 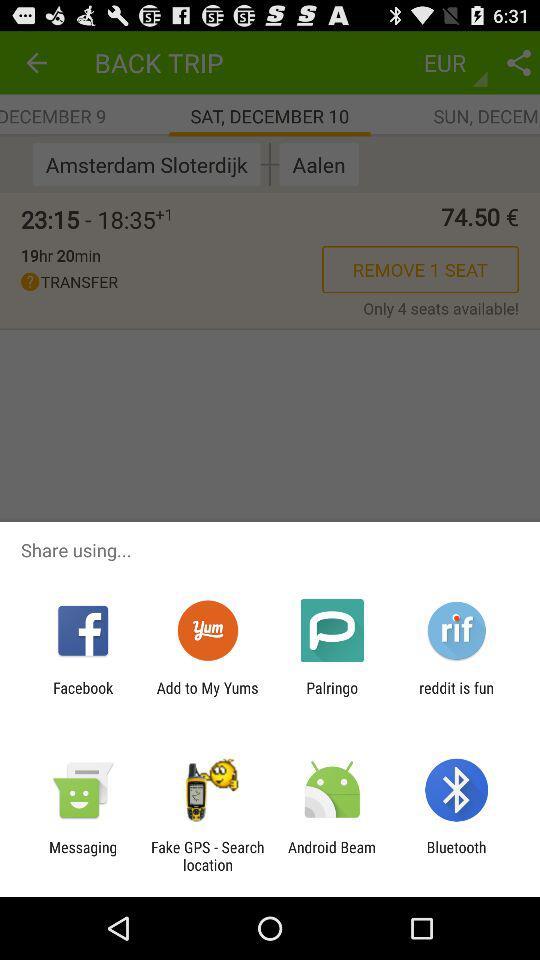 I want to click on fake gps search icon, so click(x=206, y=855).